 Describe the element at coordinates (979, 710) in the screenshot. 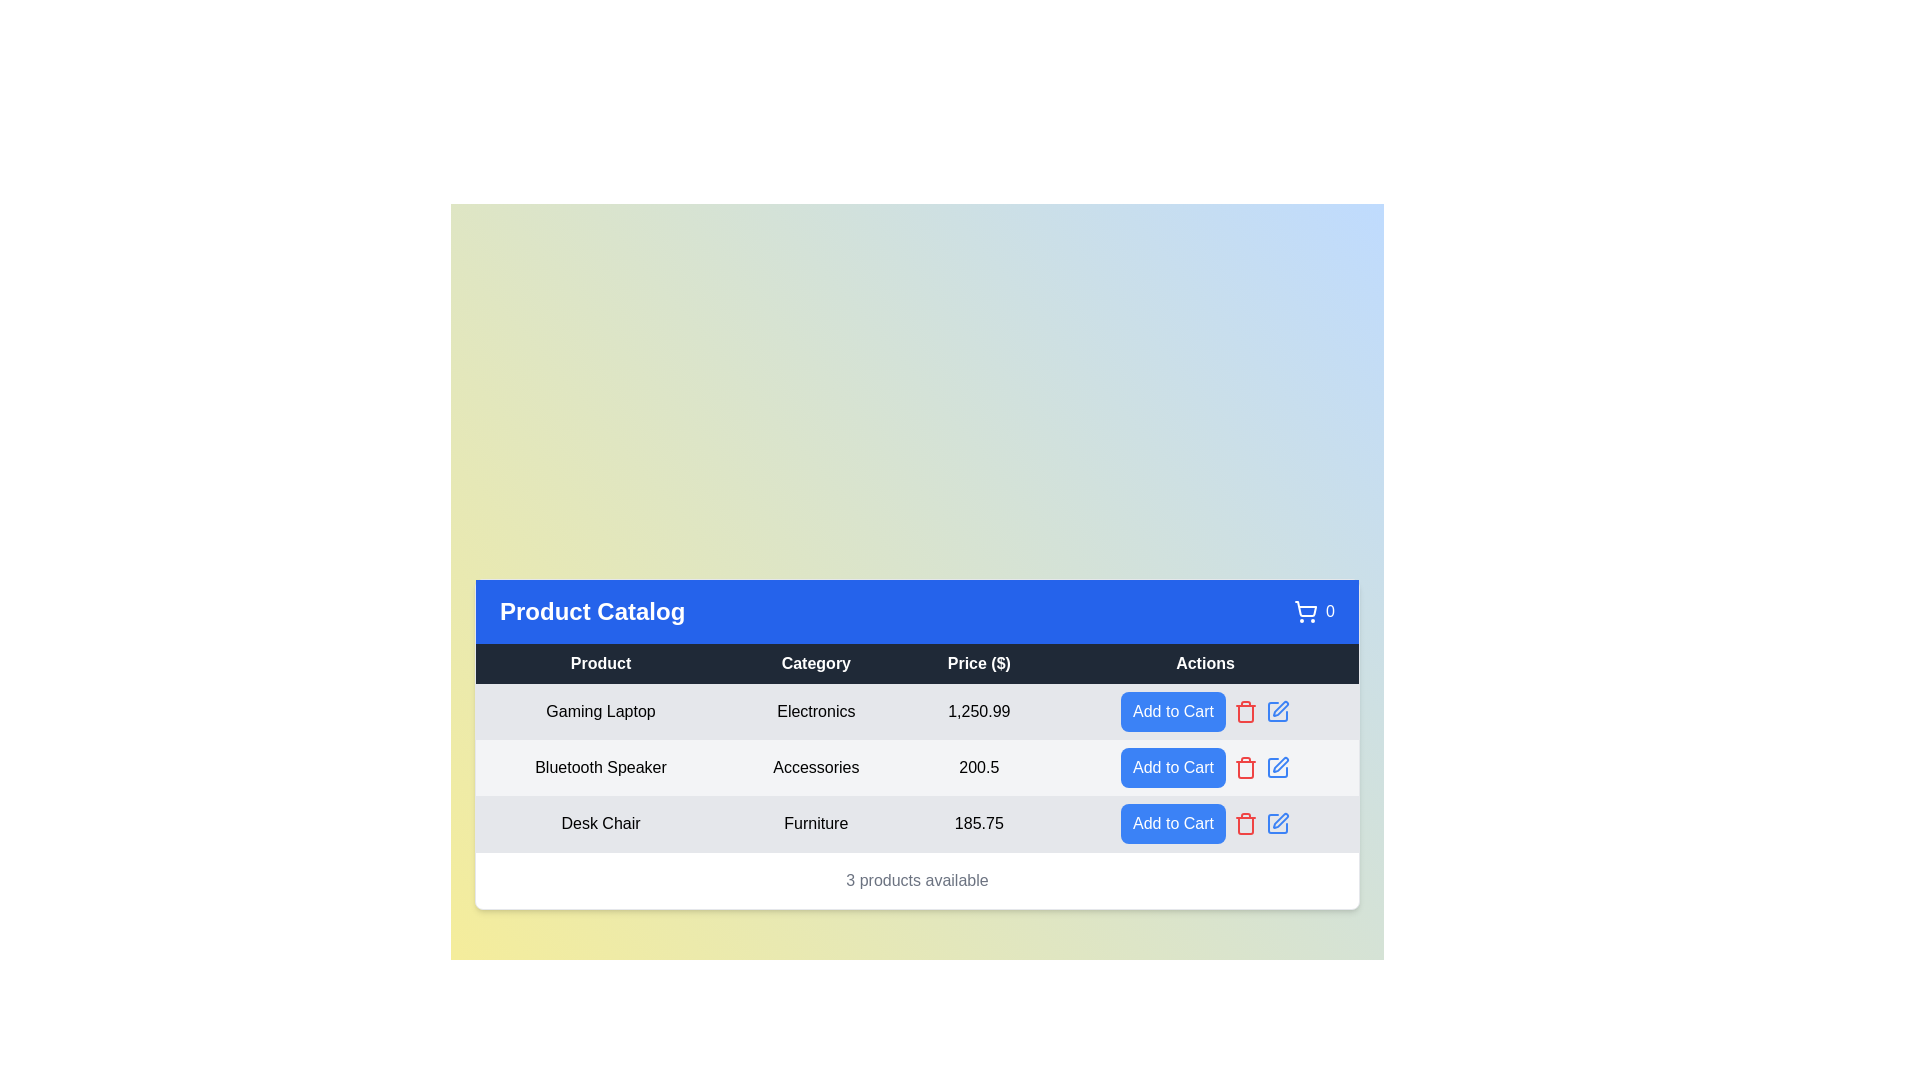

I see `the price display of the 'Gaming Laptop', which shows '1,250.99' in a black font on a light gray background` at that location.